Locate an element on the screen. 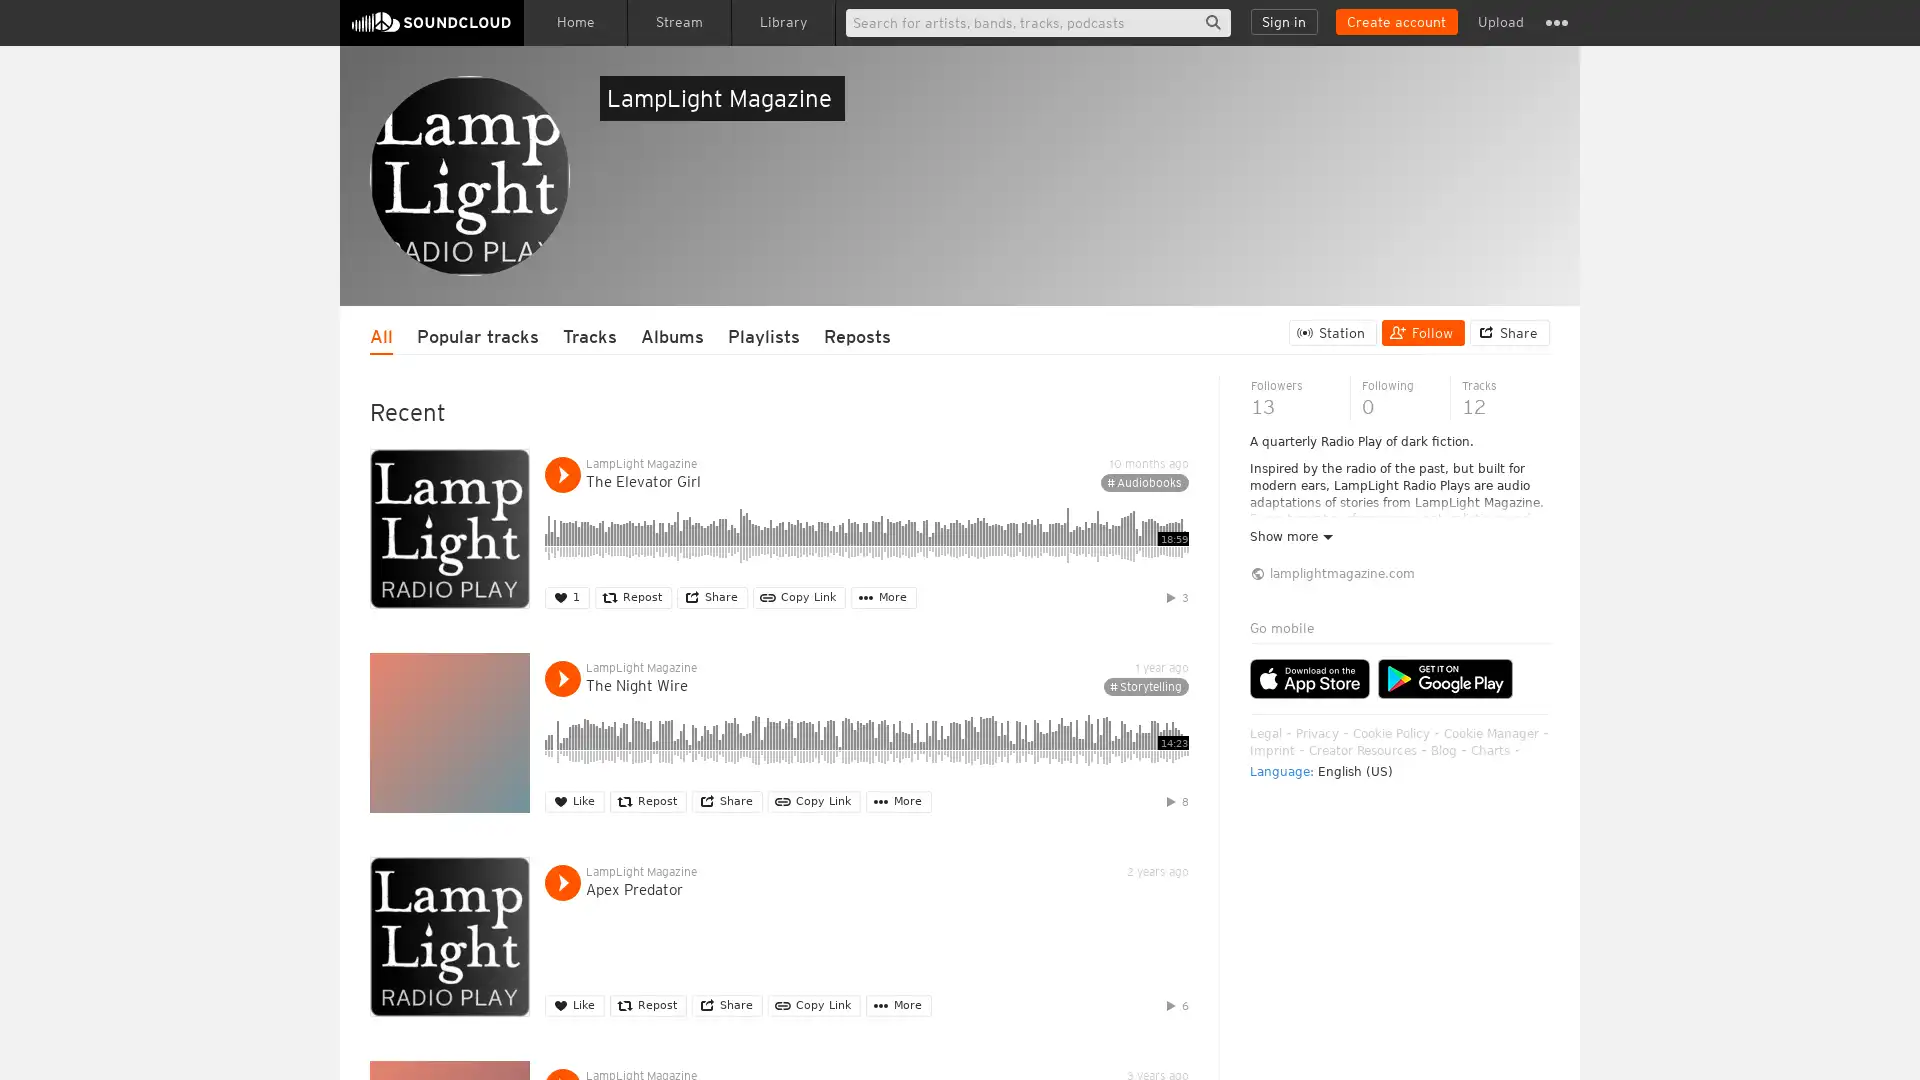 The height and width of the screenshot is (1080, 1920). Create a SoundCloud account is located at coordinates (1395, 22).